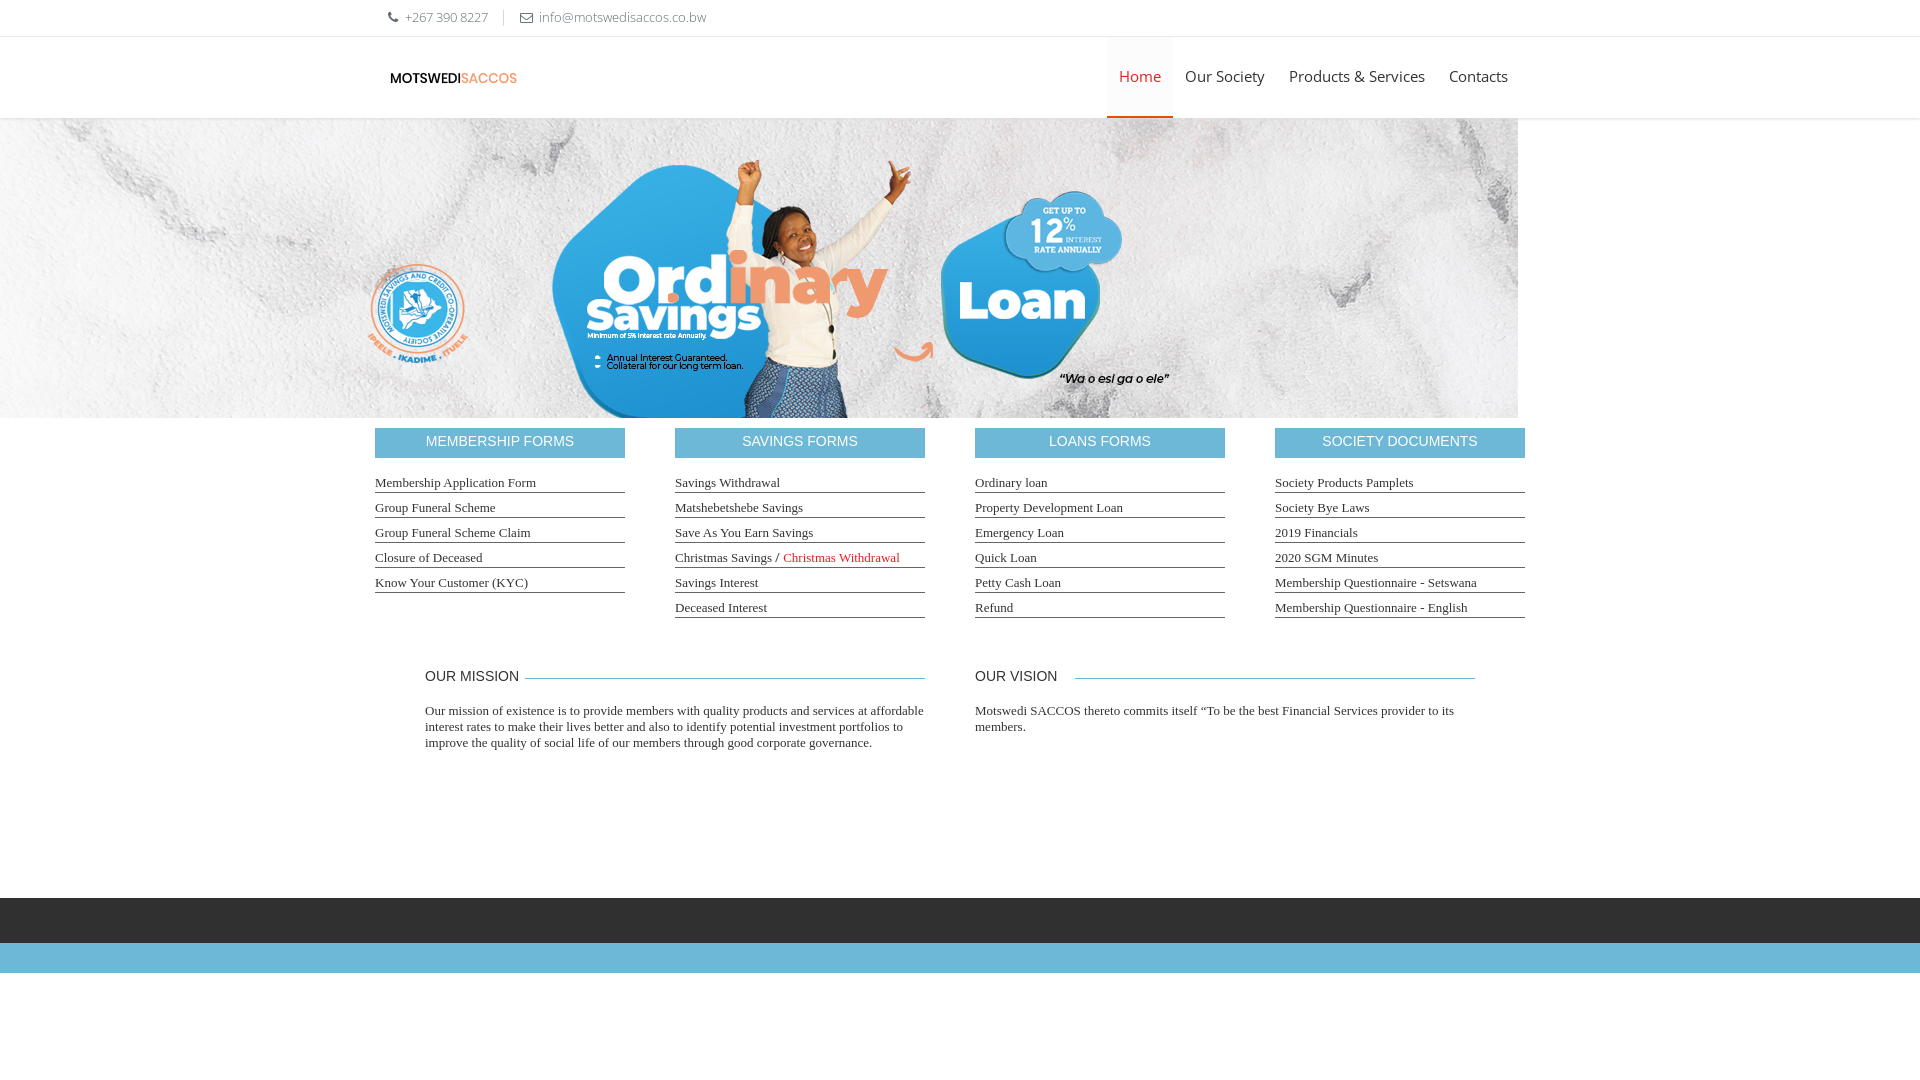 Image resolution: width=1920 pixels, height=1080 pixels. What do you see at coordinates (1223, 75) in the screenshot?
I see `'Our Society'` at bounding box center [1223, 75].